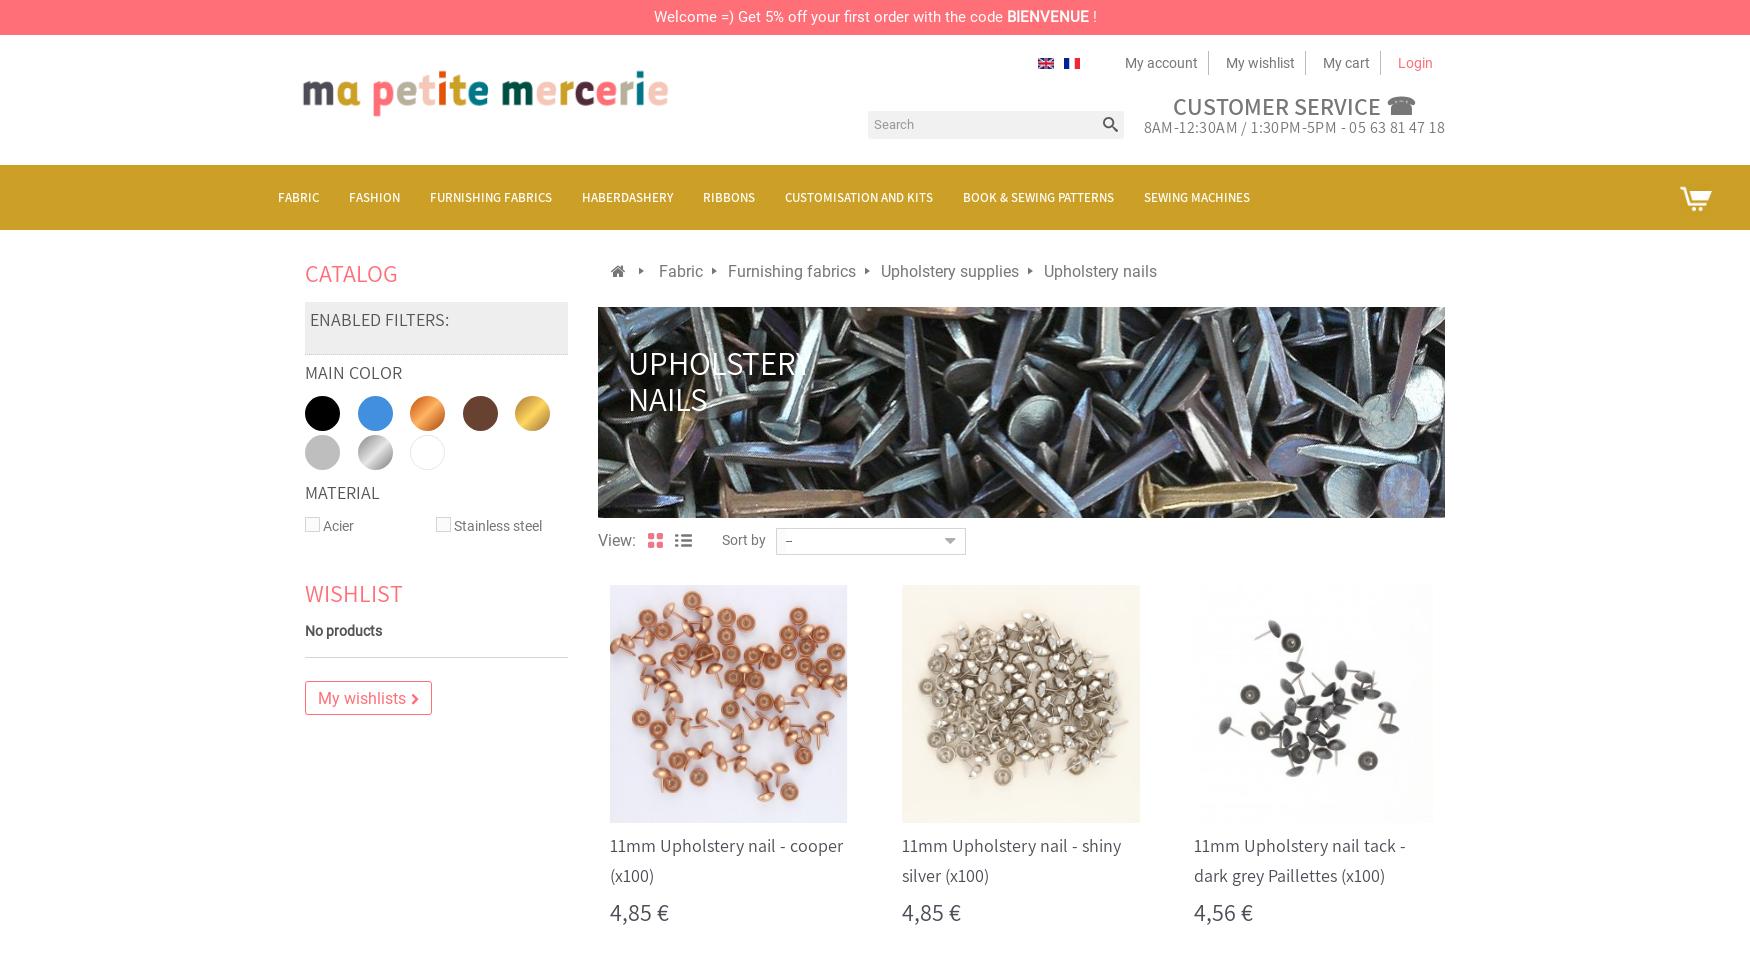  I want to click on 'Upholstery supplies', so click(949, 270).